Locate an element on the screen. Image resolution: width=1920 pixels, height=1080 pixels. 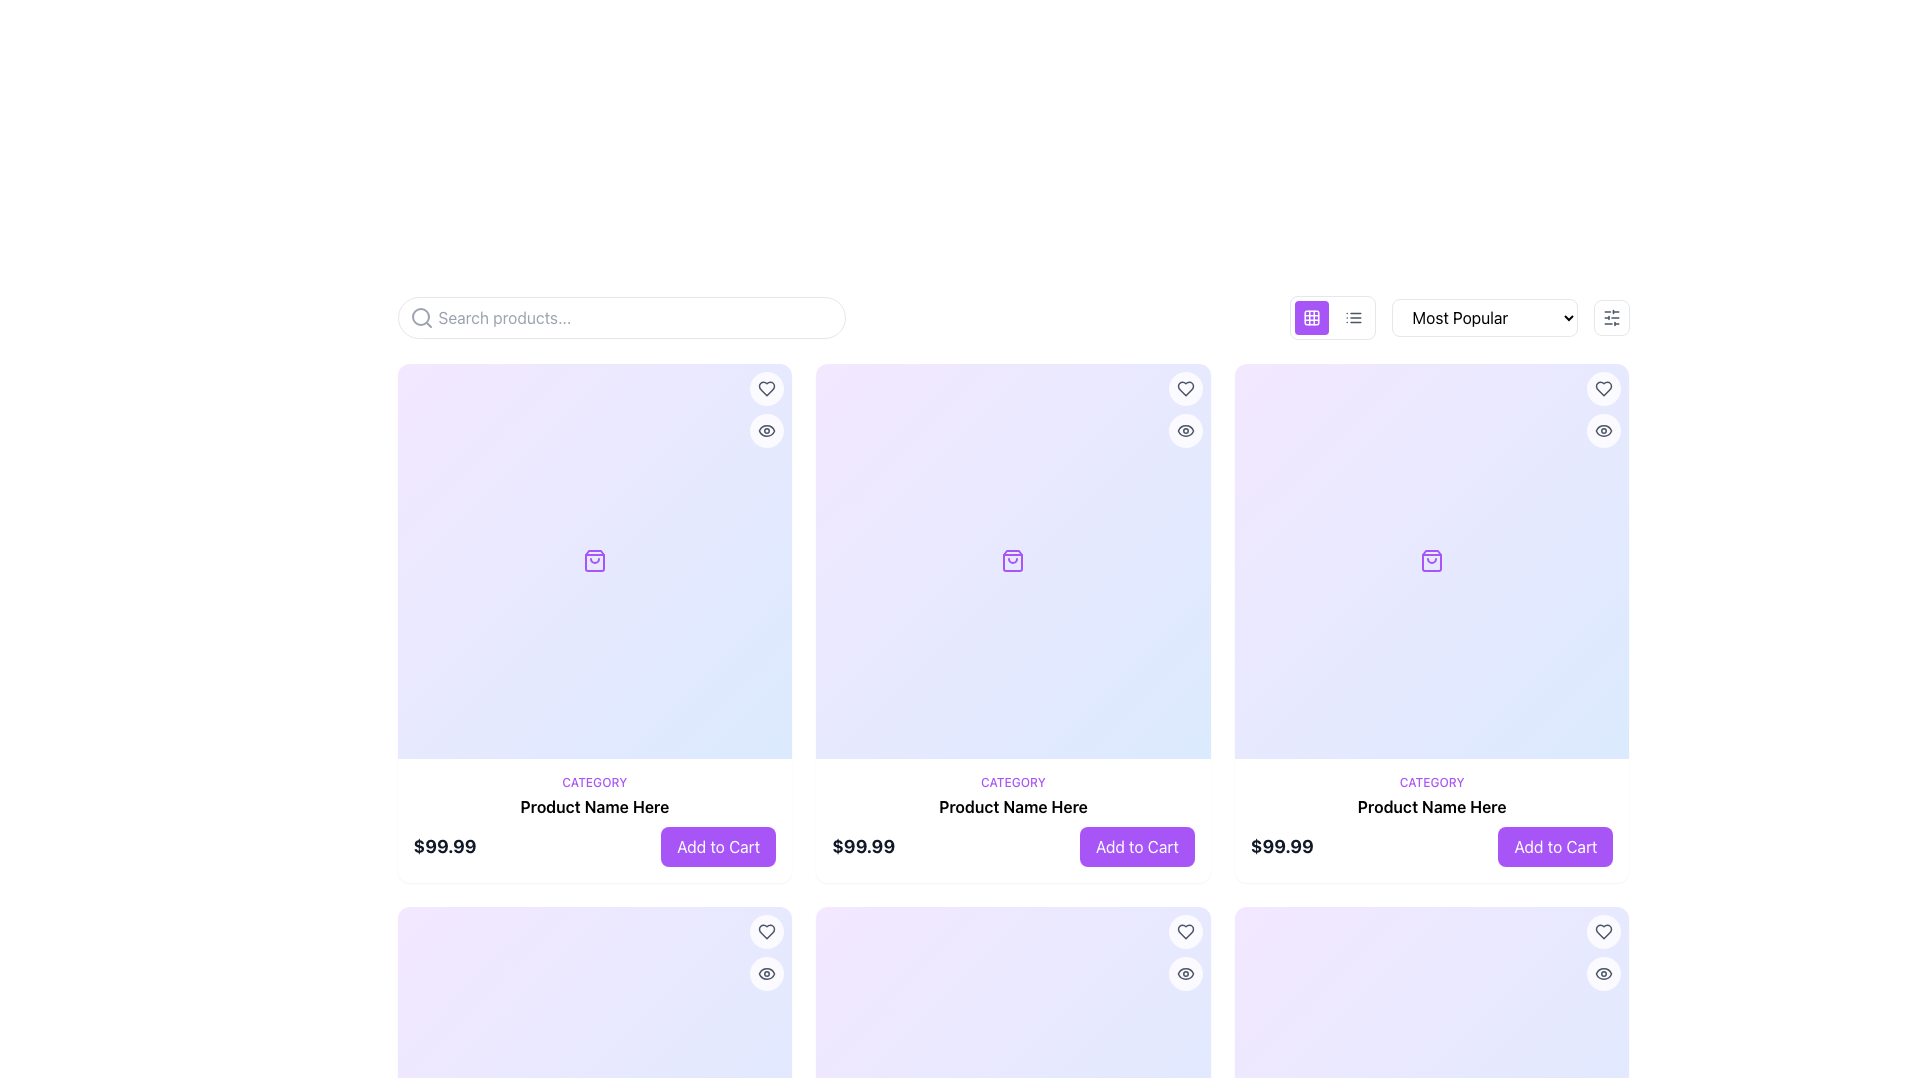
the heart icon in the top-right portion of the product card is located at coordinates (766, 931).